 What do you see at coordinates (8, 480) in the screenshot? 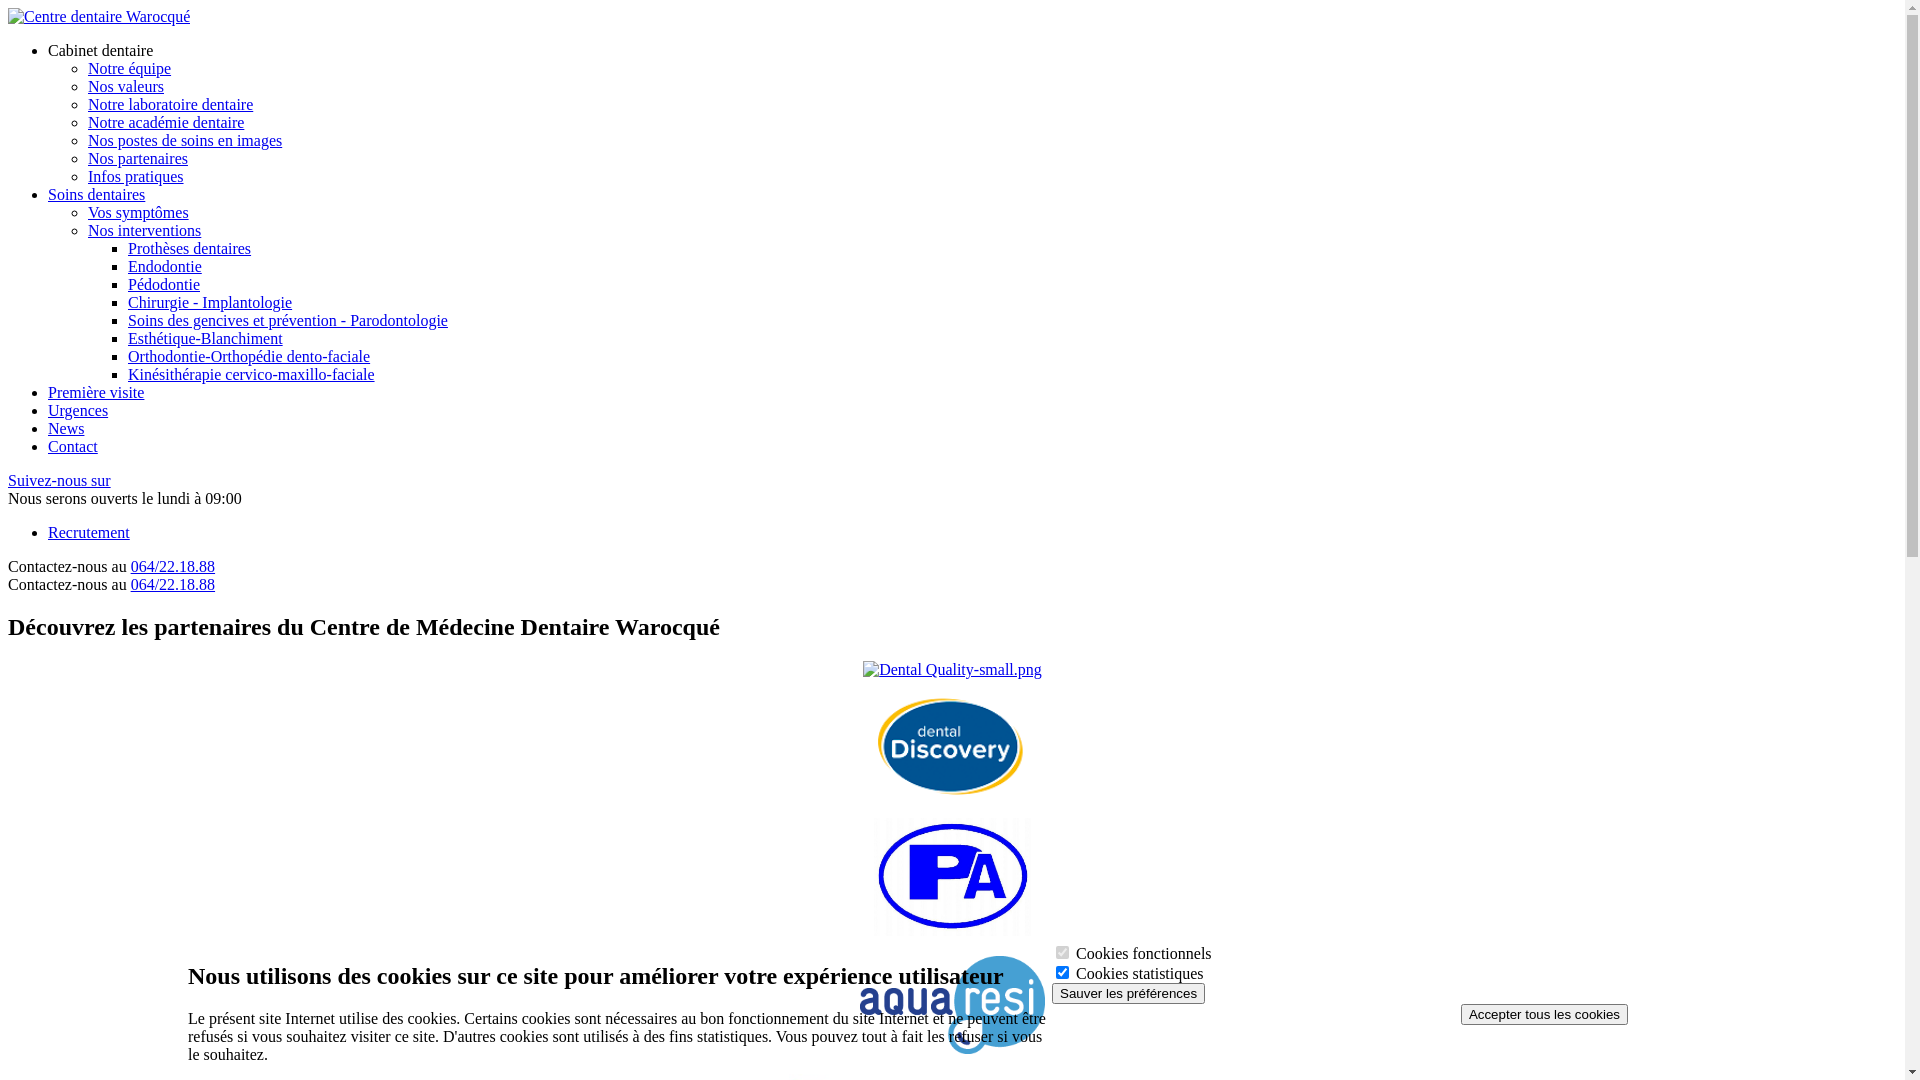
I see `'Suivez-nous sur'` at bounding box center [8, 480].